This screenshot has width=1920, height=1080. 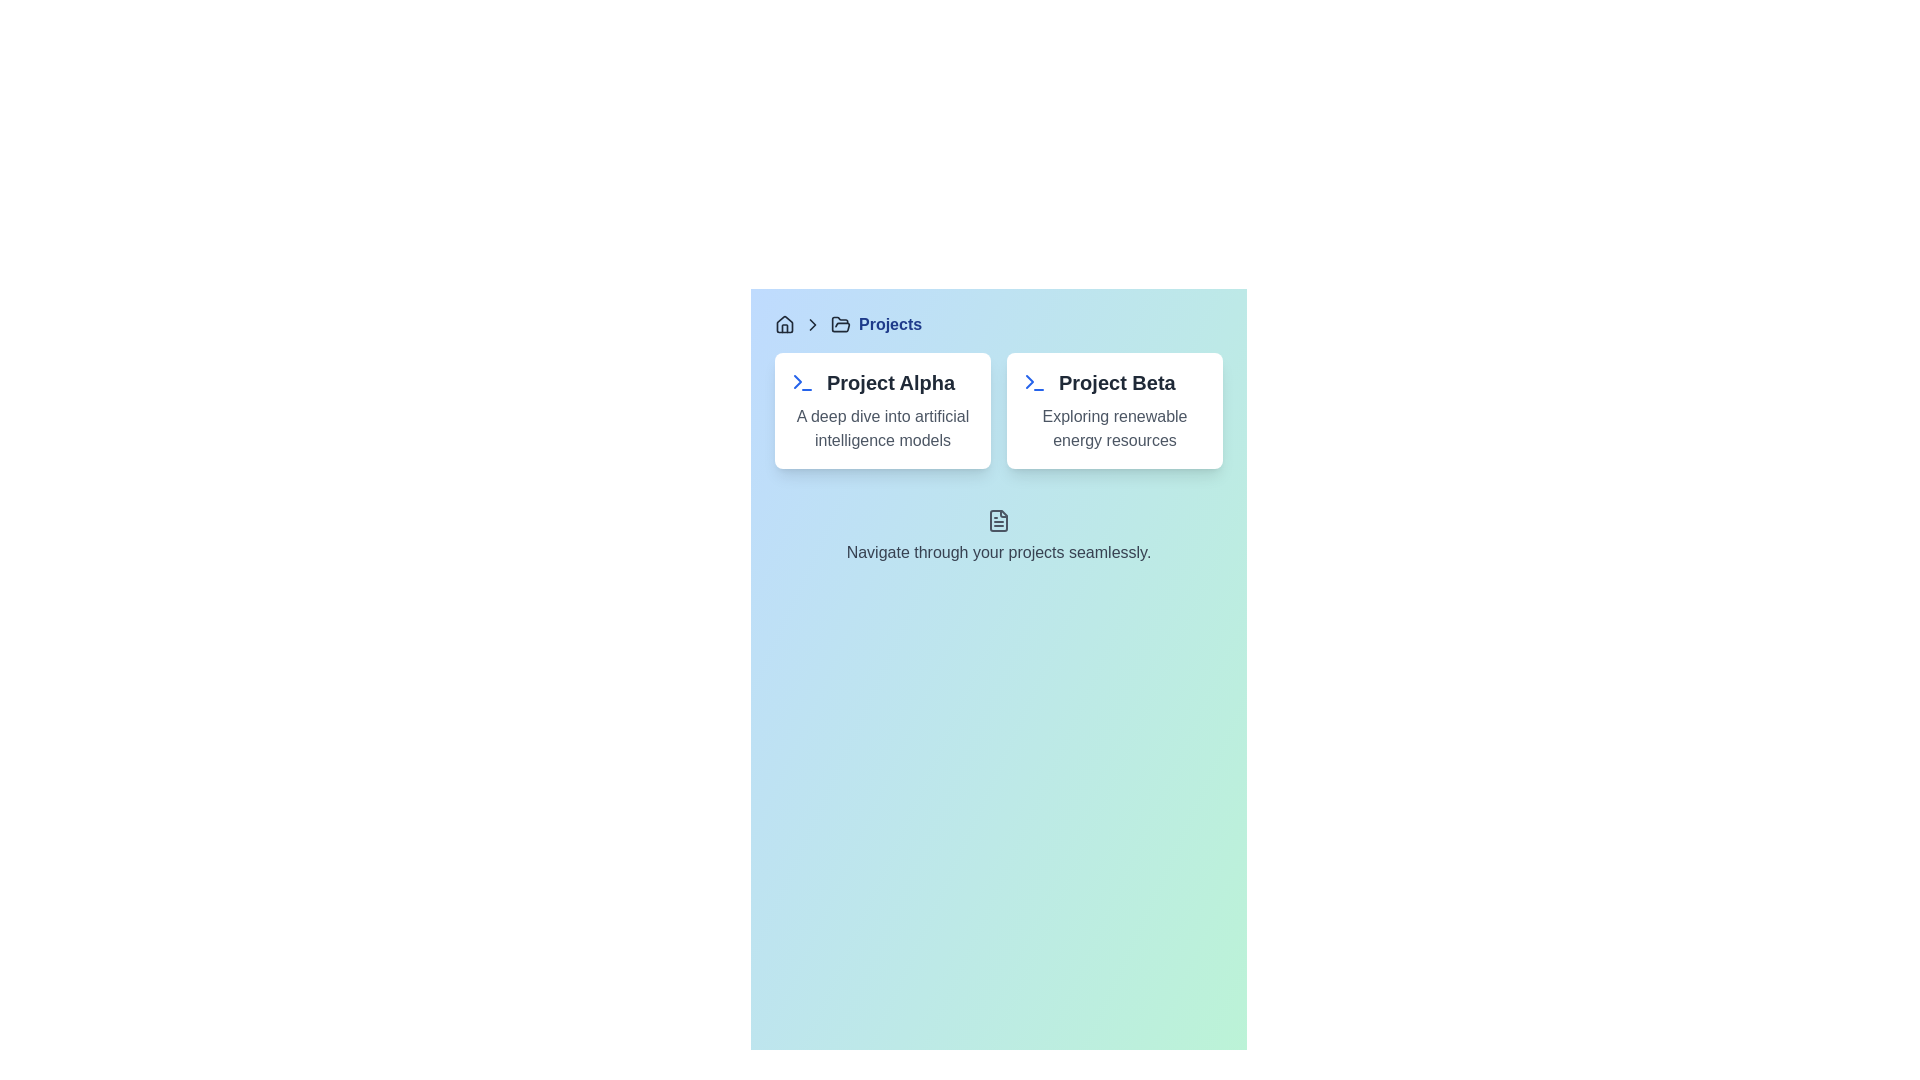 I want to click on the visual representation of the open folder icon located in the breadcrumb navigation bar next to the 'Projects' text, so click(x=840, y=323).